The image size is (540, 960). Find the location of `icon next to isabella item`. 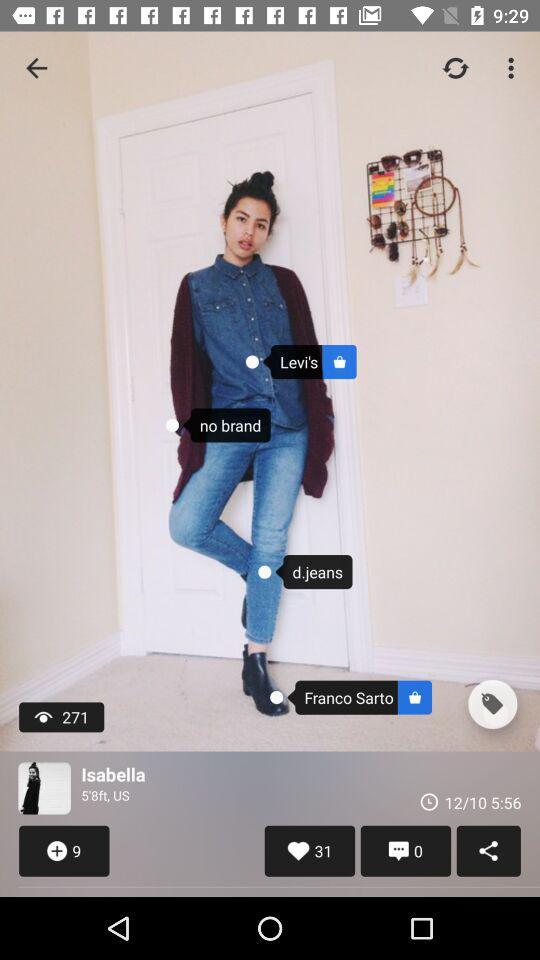

icon next to isabella item is located at coordinates (44, 788).